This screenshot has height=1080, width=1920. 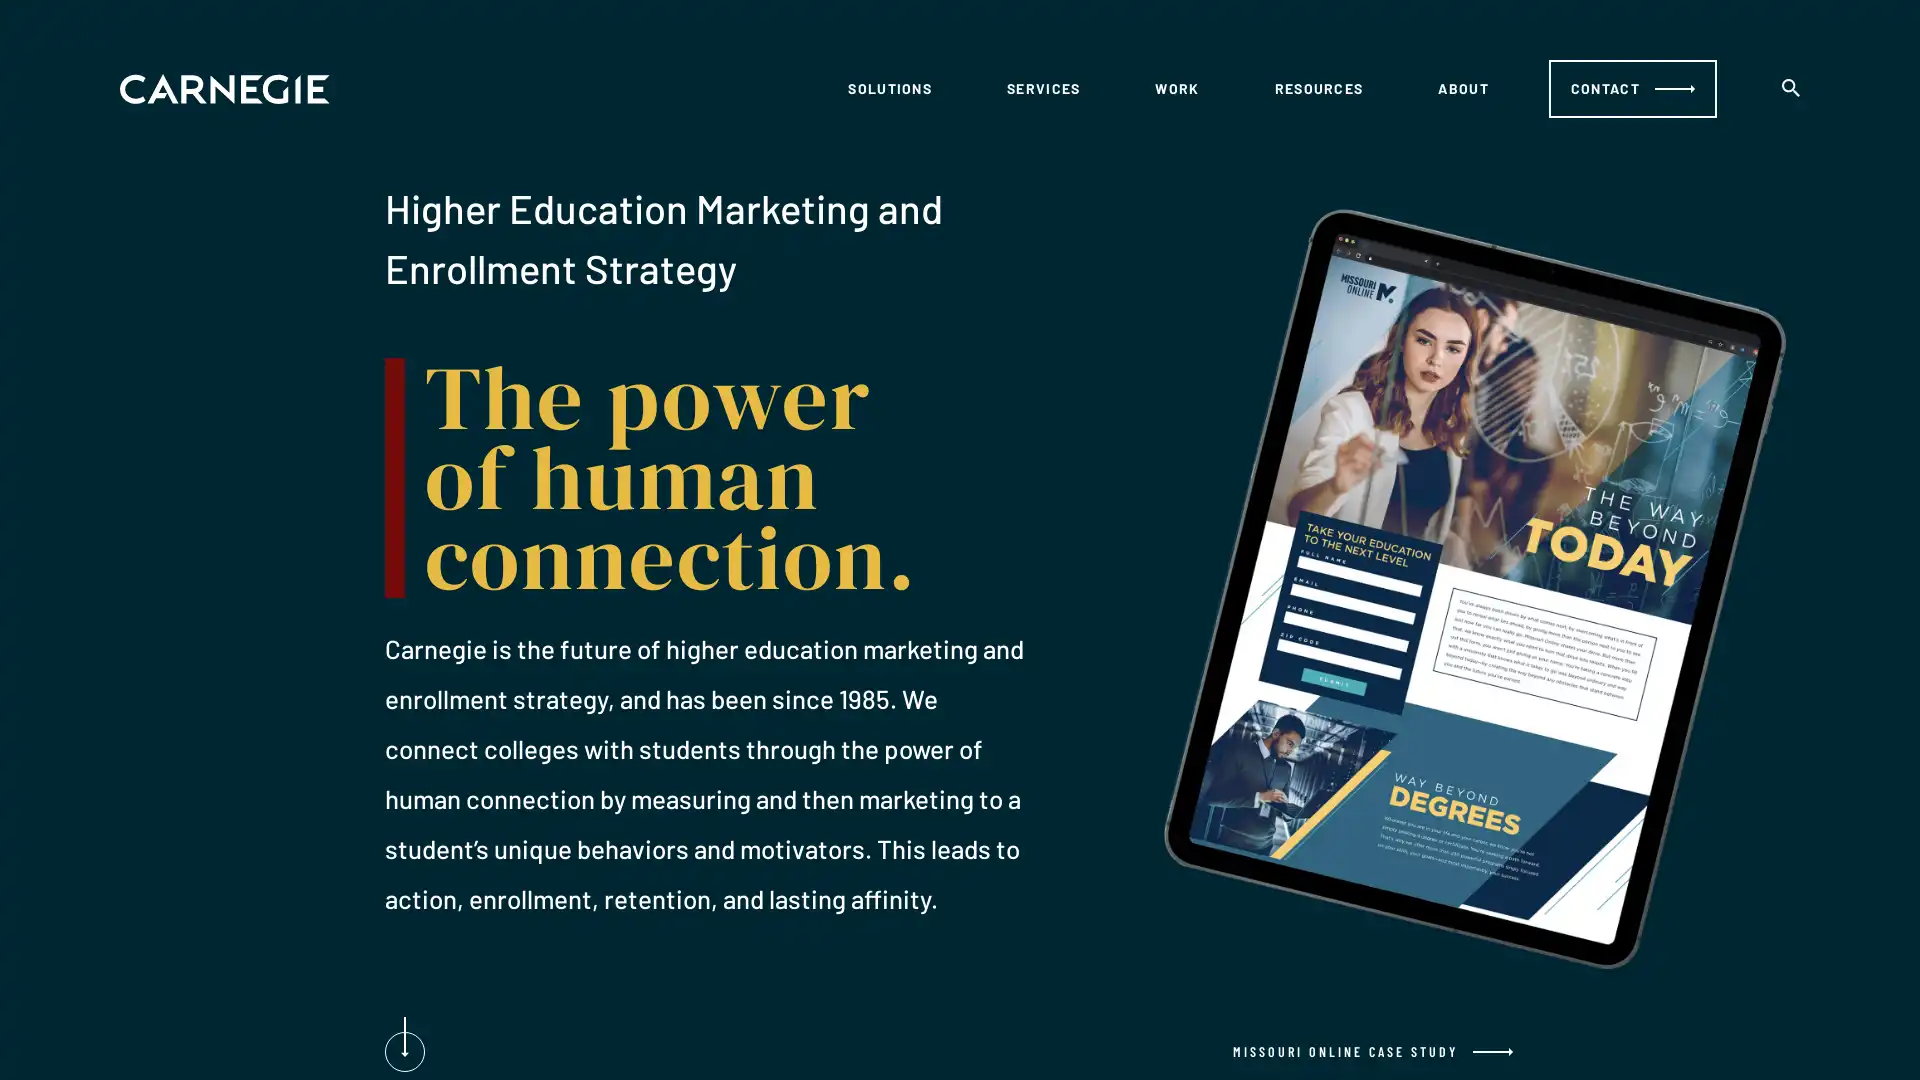 What do you see at coordinates (1780, 87) in the screenshot?
I see `search` at bounding box center [1780, 87].